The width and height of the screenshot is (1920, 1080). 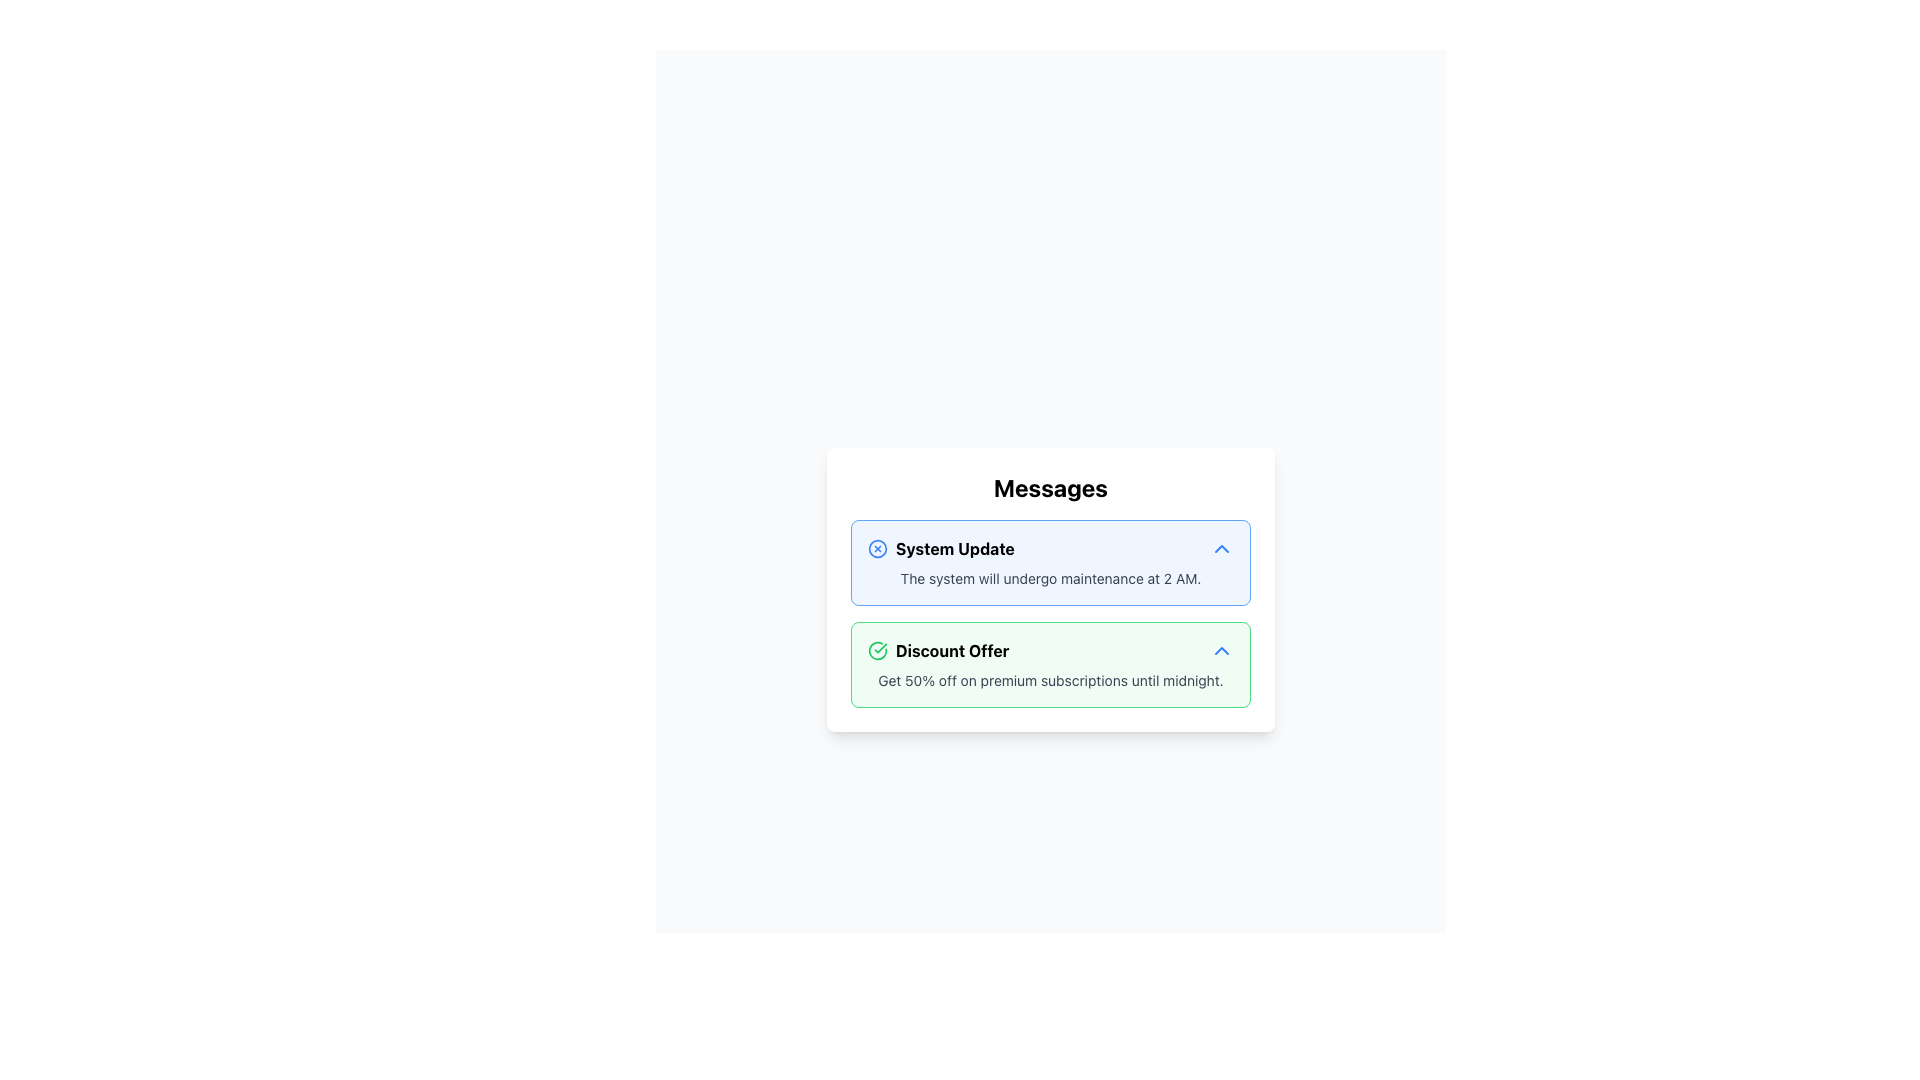 I want to click on informational text element located below the 'Discount Offer' text within a green-bordered box in the second card of a vertically stacked group, so click(x=1050, y=680).